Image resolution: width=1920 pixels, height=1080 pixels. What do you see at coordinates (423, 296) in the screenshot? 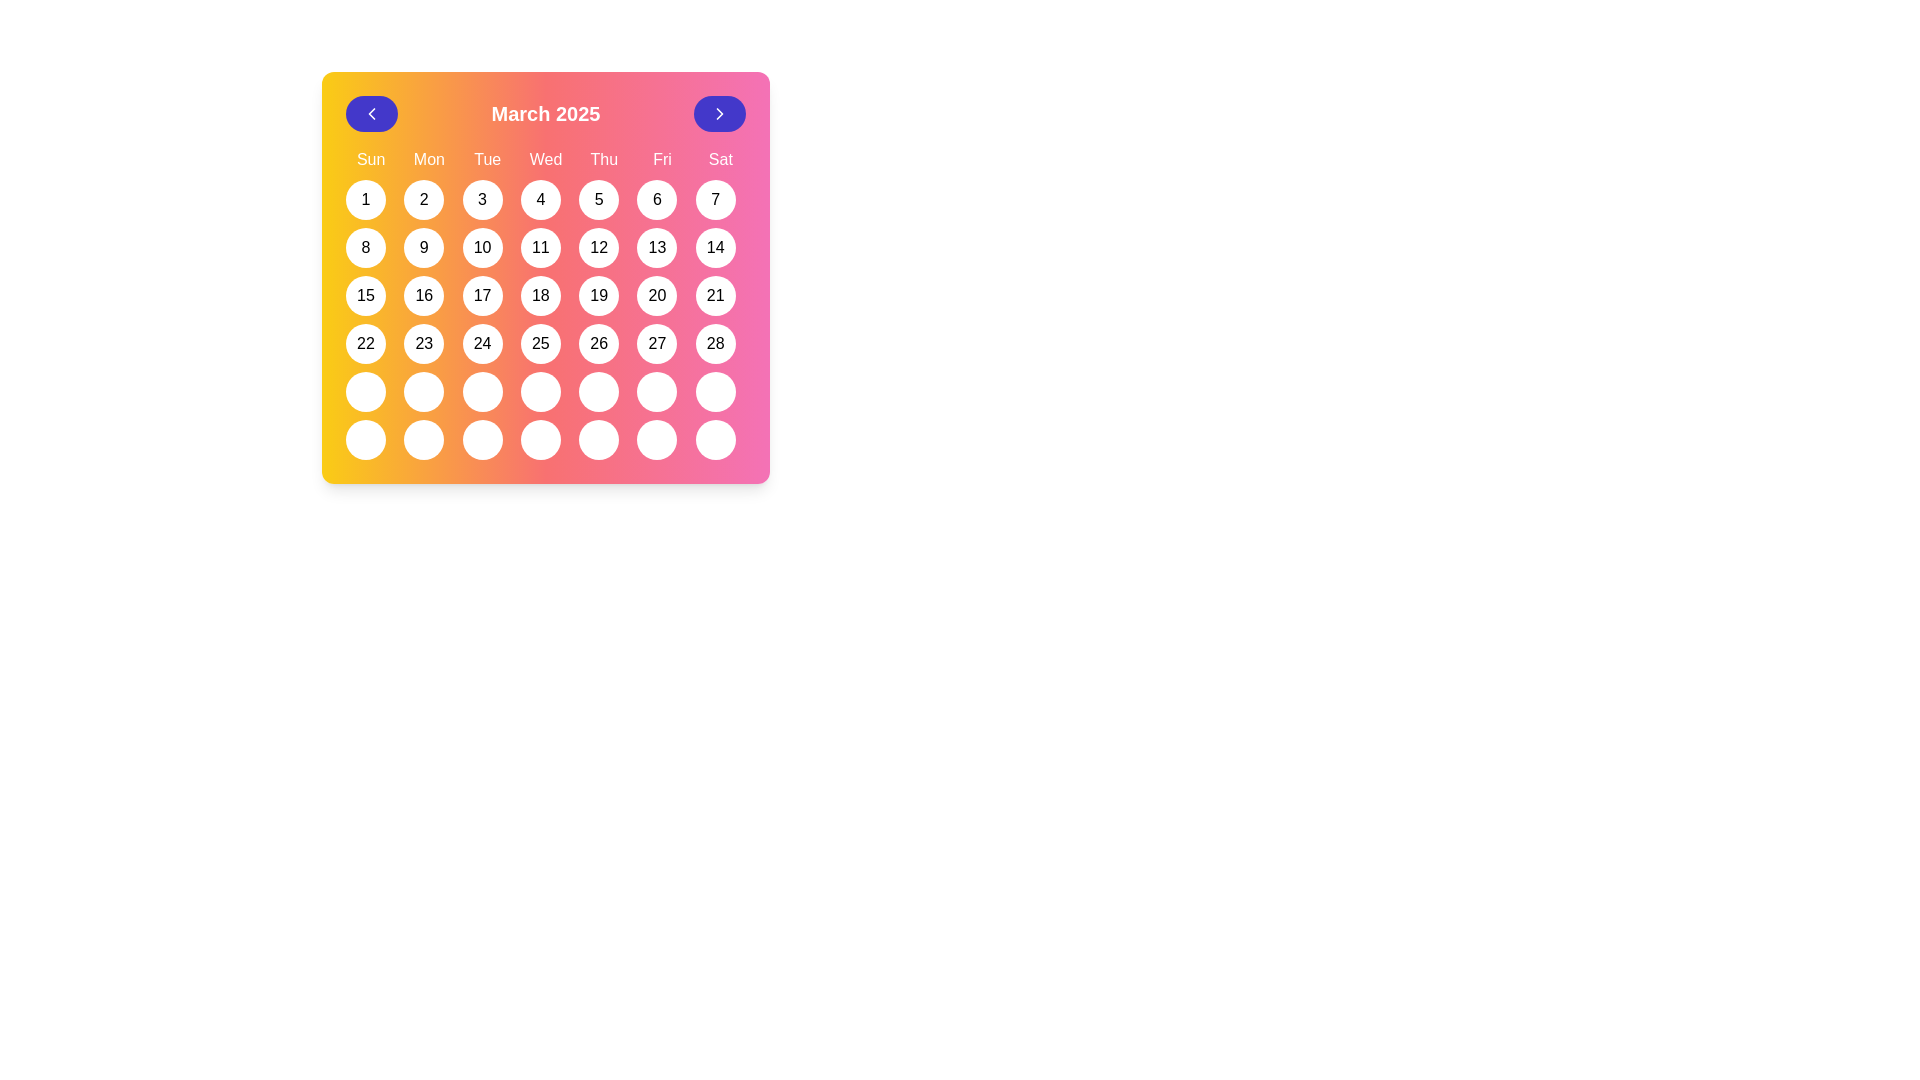
I see `the button representing the day '16' in the calendar under the 'Sun' column for the third week of the month` at bounding box center [423, 296].